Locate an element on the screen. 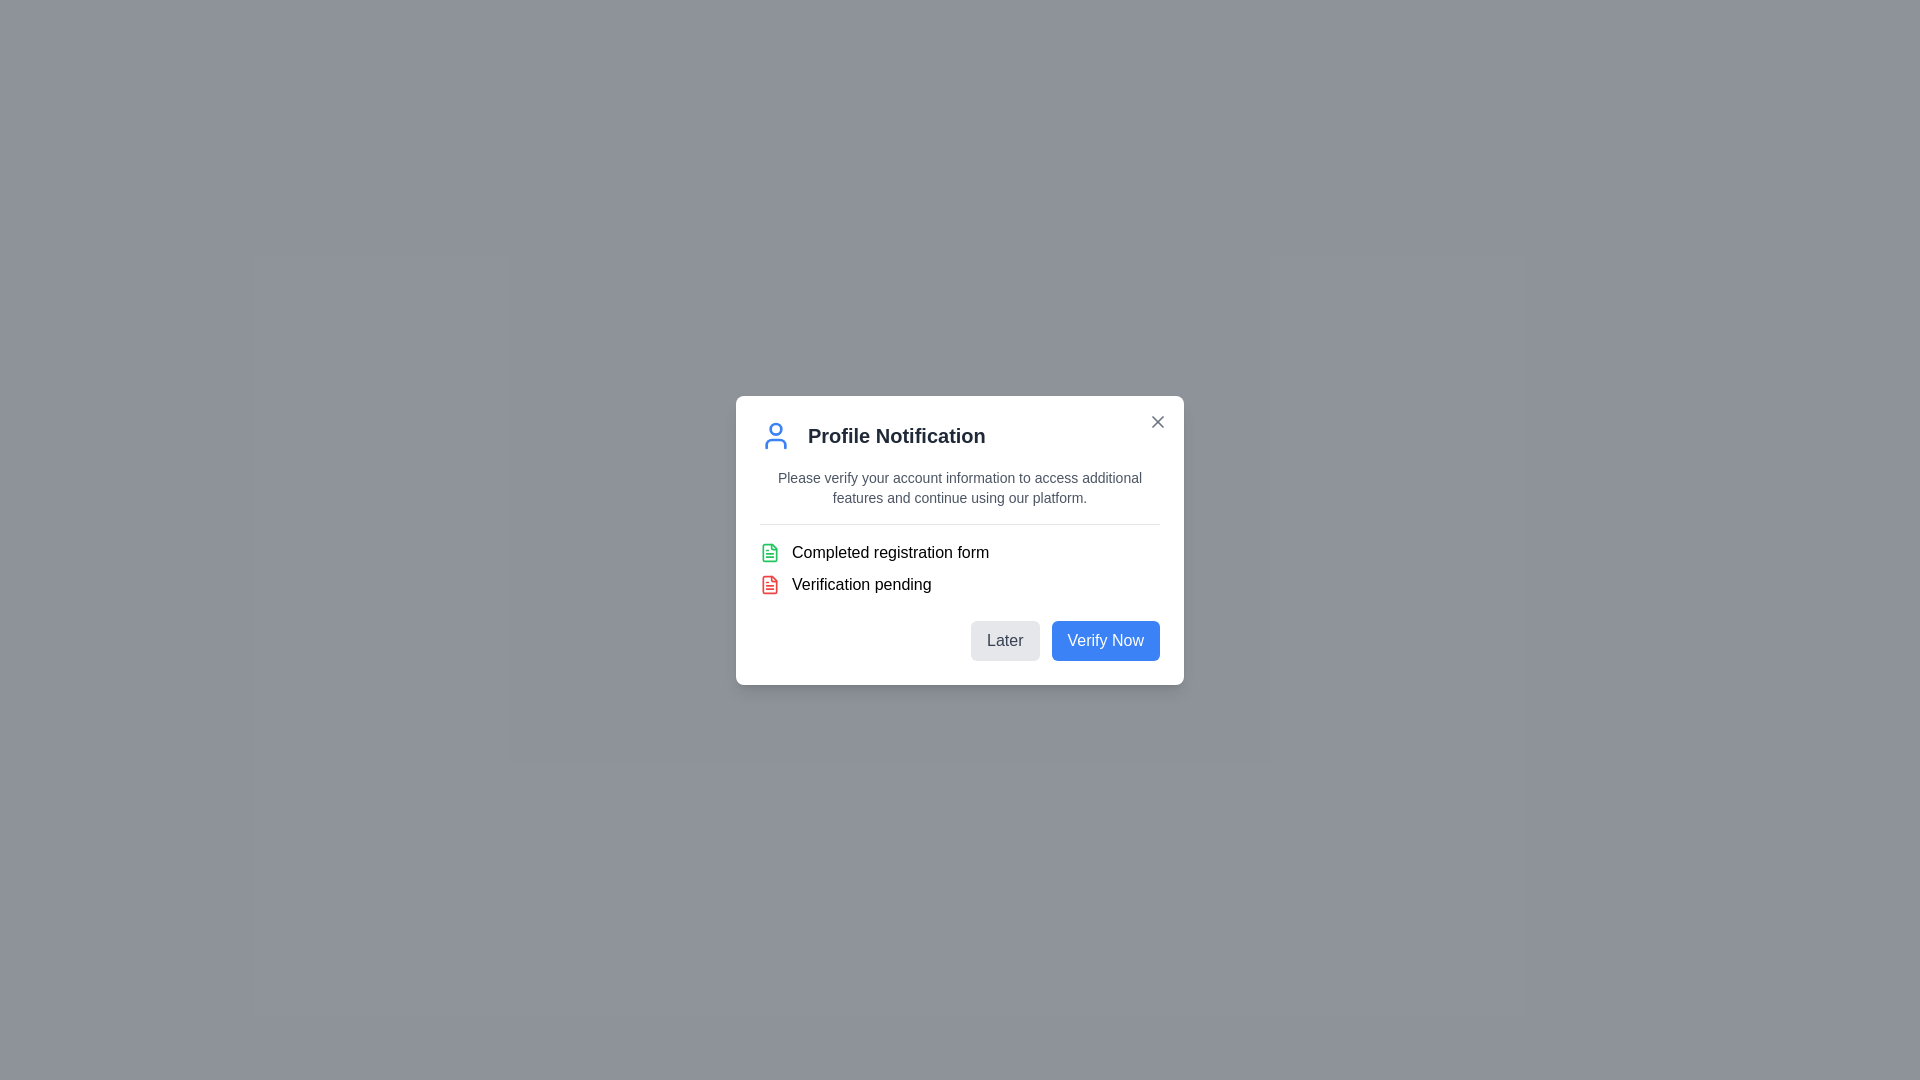 This screenshot has height=1080, width=1920. text content of the label displaying 'Completed registration form' in bold black font, located in the 'Profile Notification' dialog interface is located at coordinates (889, 552).